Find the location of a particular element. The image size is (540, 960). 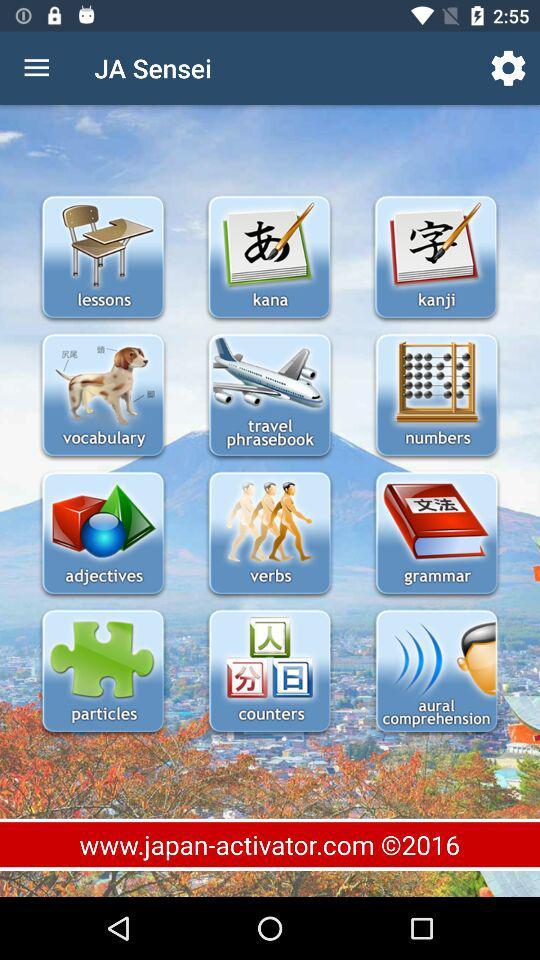

counters is located at coordinates (269, 673).